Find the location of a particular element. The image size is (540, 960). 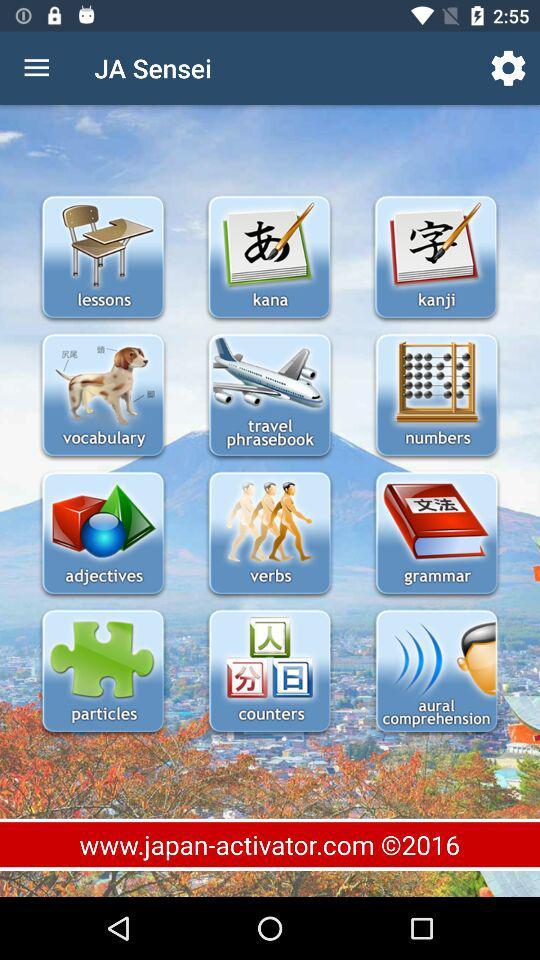

counters is located at coordinates (269, 673).